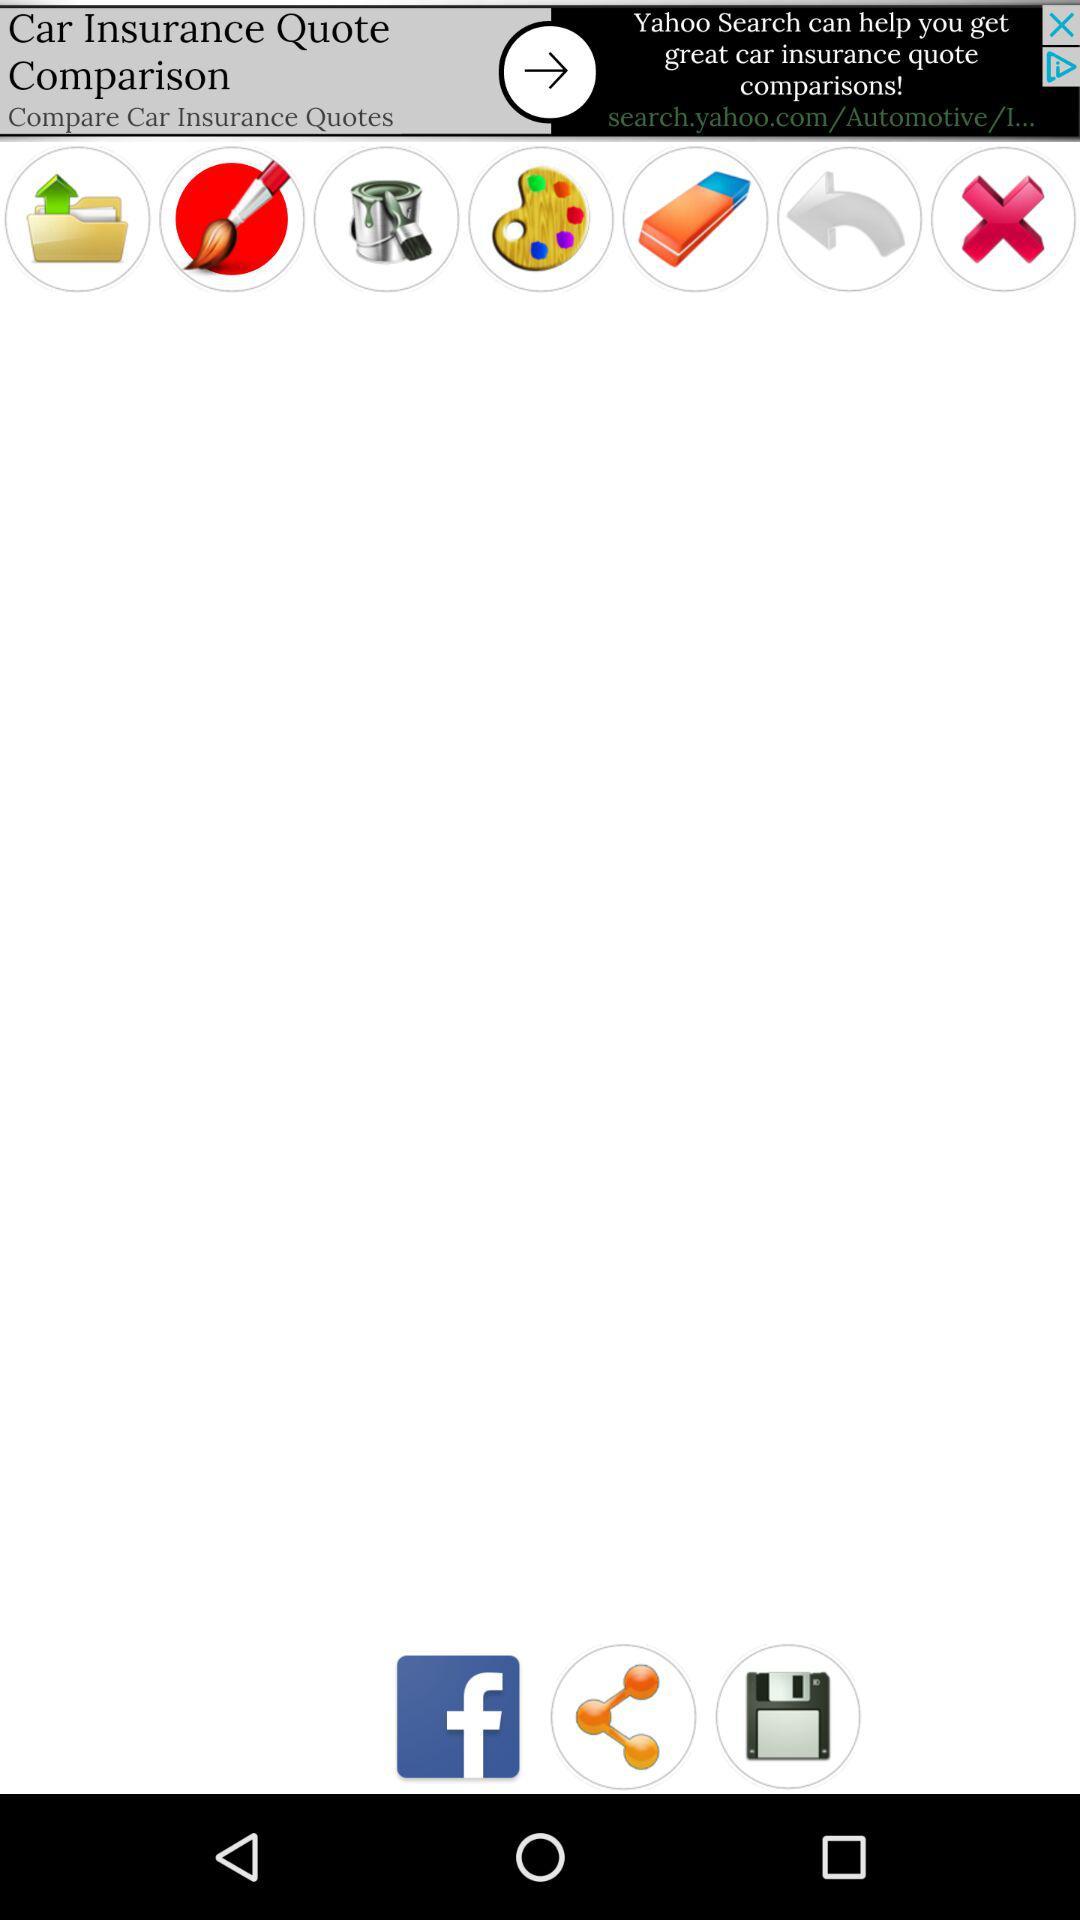 Image resolution: width=1080 pixels, height=1920 pixels. I want to click on share to facebook, so click(458, 1715).